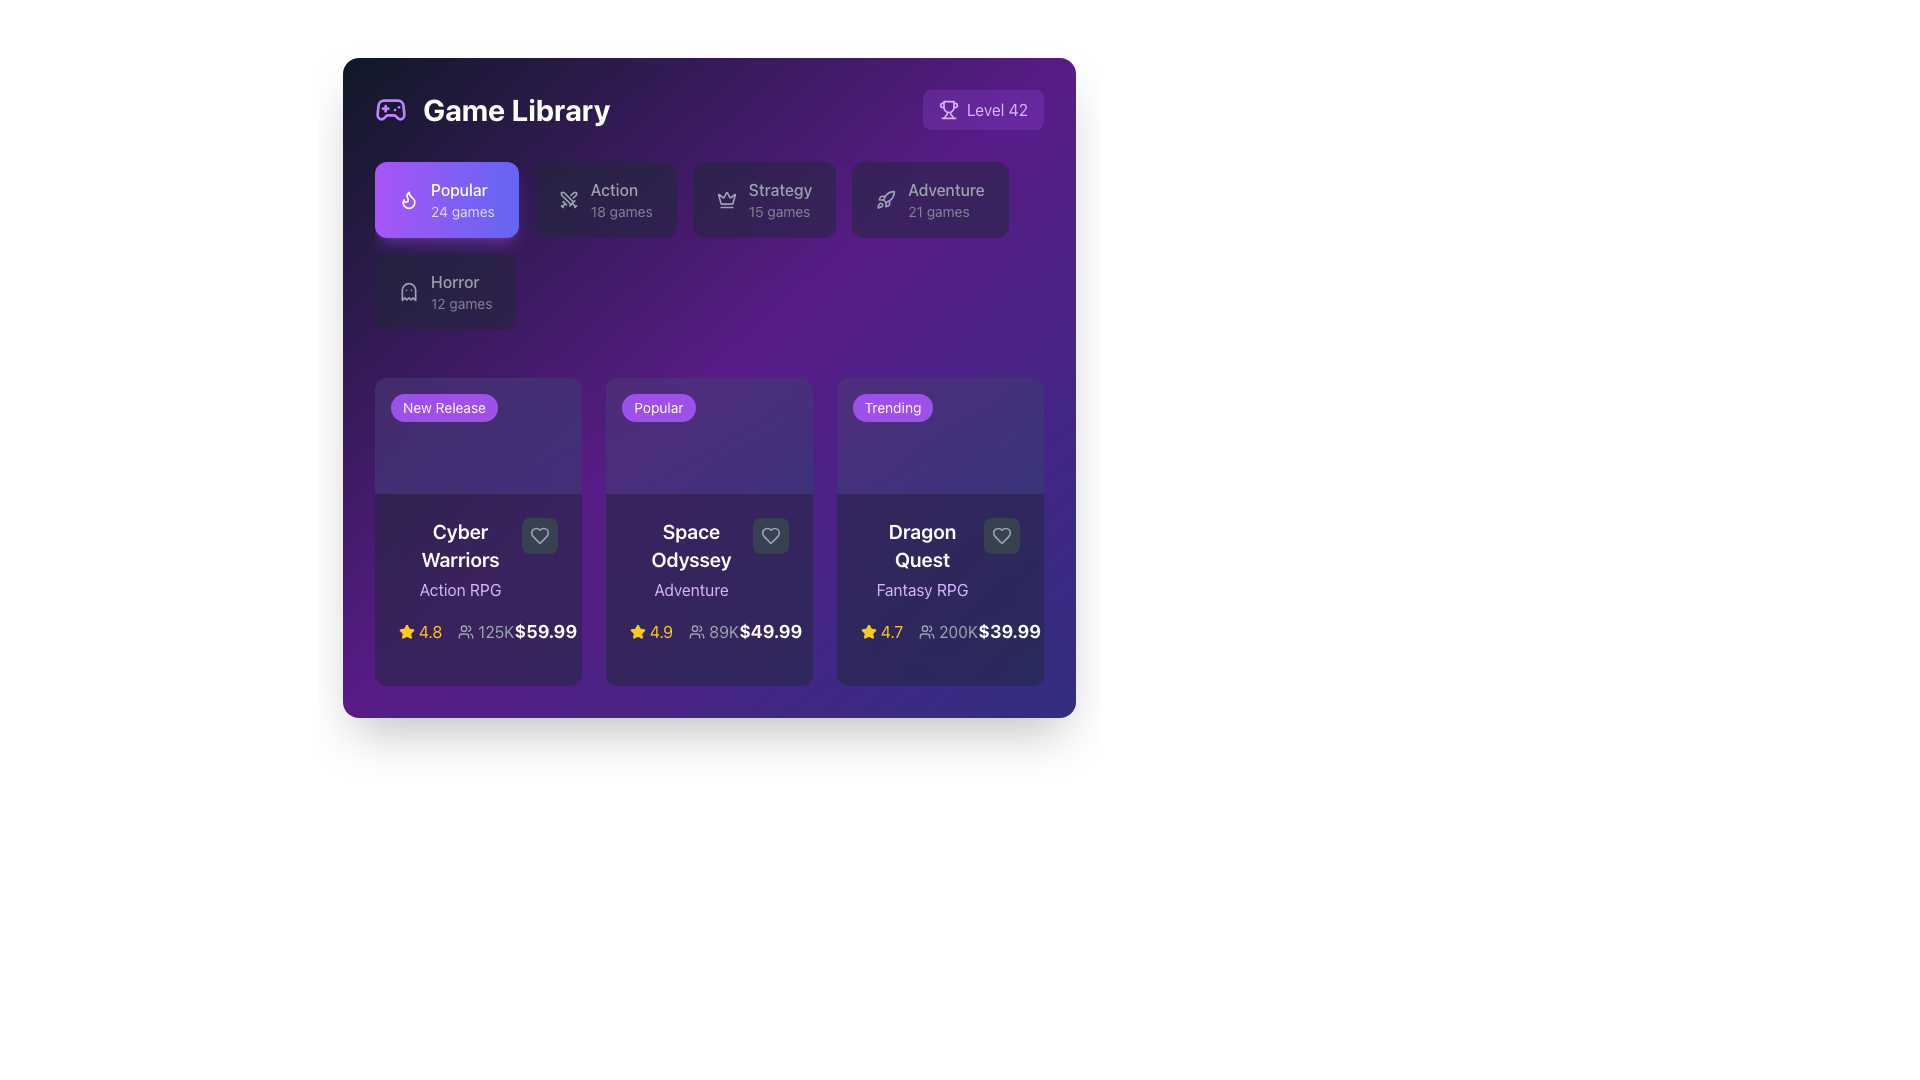 This screenshot has height=1080, width=1920. What do you see at coordinates (684, 632) in the screenshot?
I see `the Rating and user statistics display that shows a yellow star icon followed by the rating value '4.9' and user count '89K' within the 'Popular' card of the 'Game Library' section` at bounding box center [684, 632].